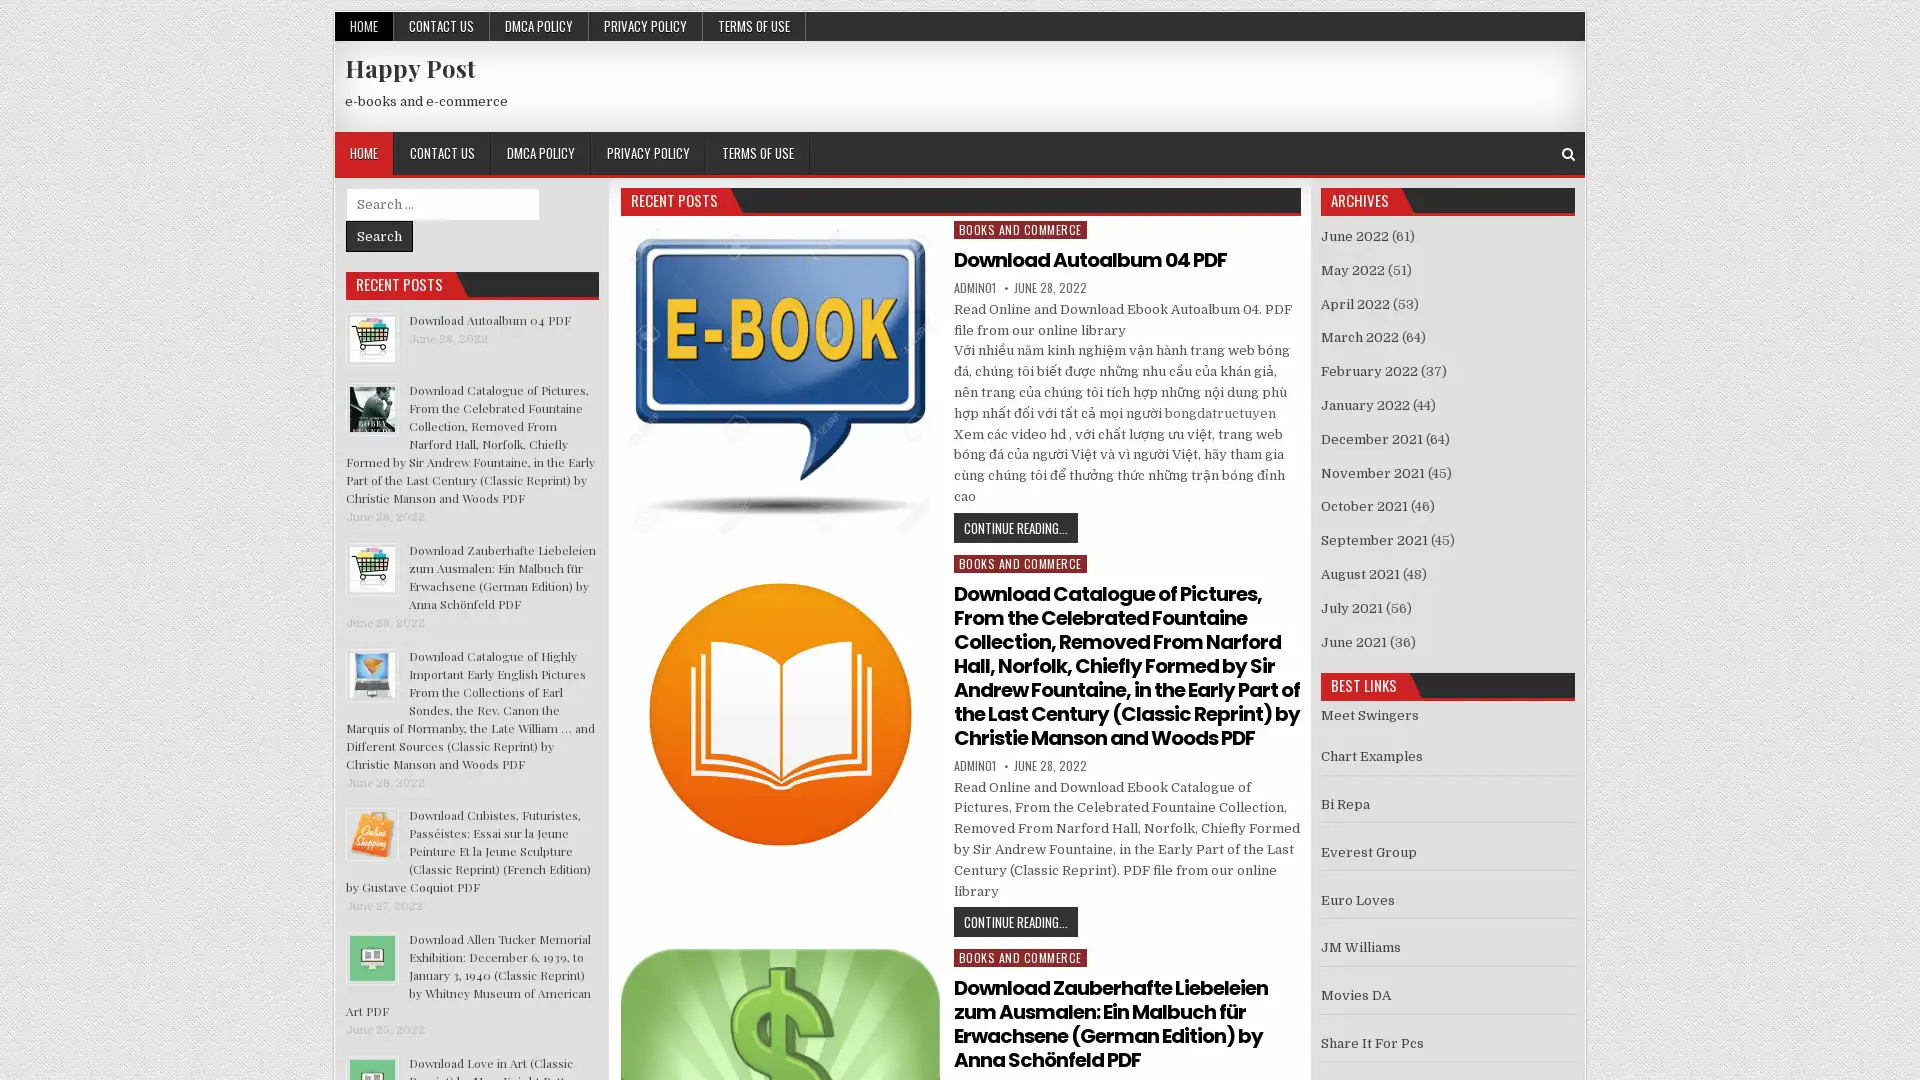 Image resolution: width=1920 pixels, height=1080 pixels. Describe the element at coordinates (378, 235) in the screenshot. I see `Search` at that location.